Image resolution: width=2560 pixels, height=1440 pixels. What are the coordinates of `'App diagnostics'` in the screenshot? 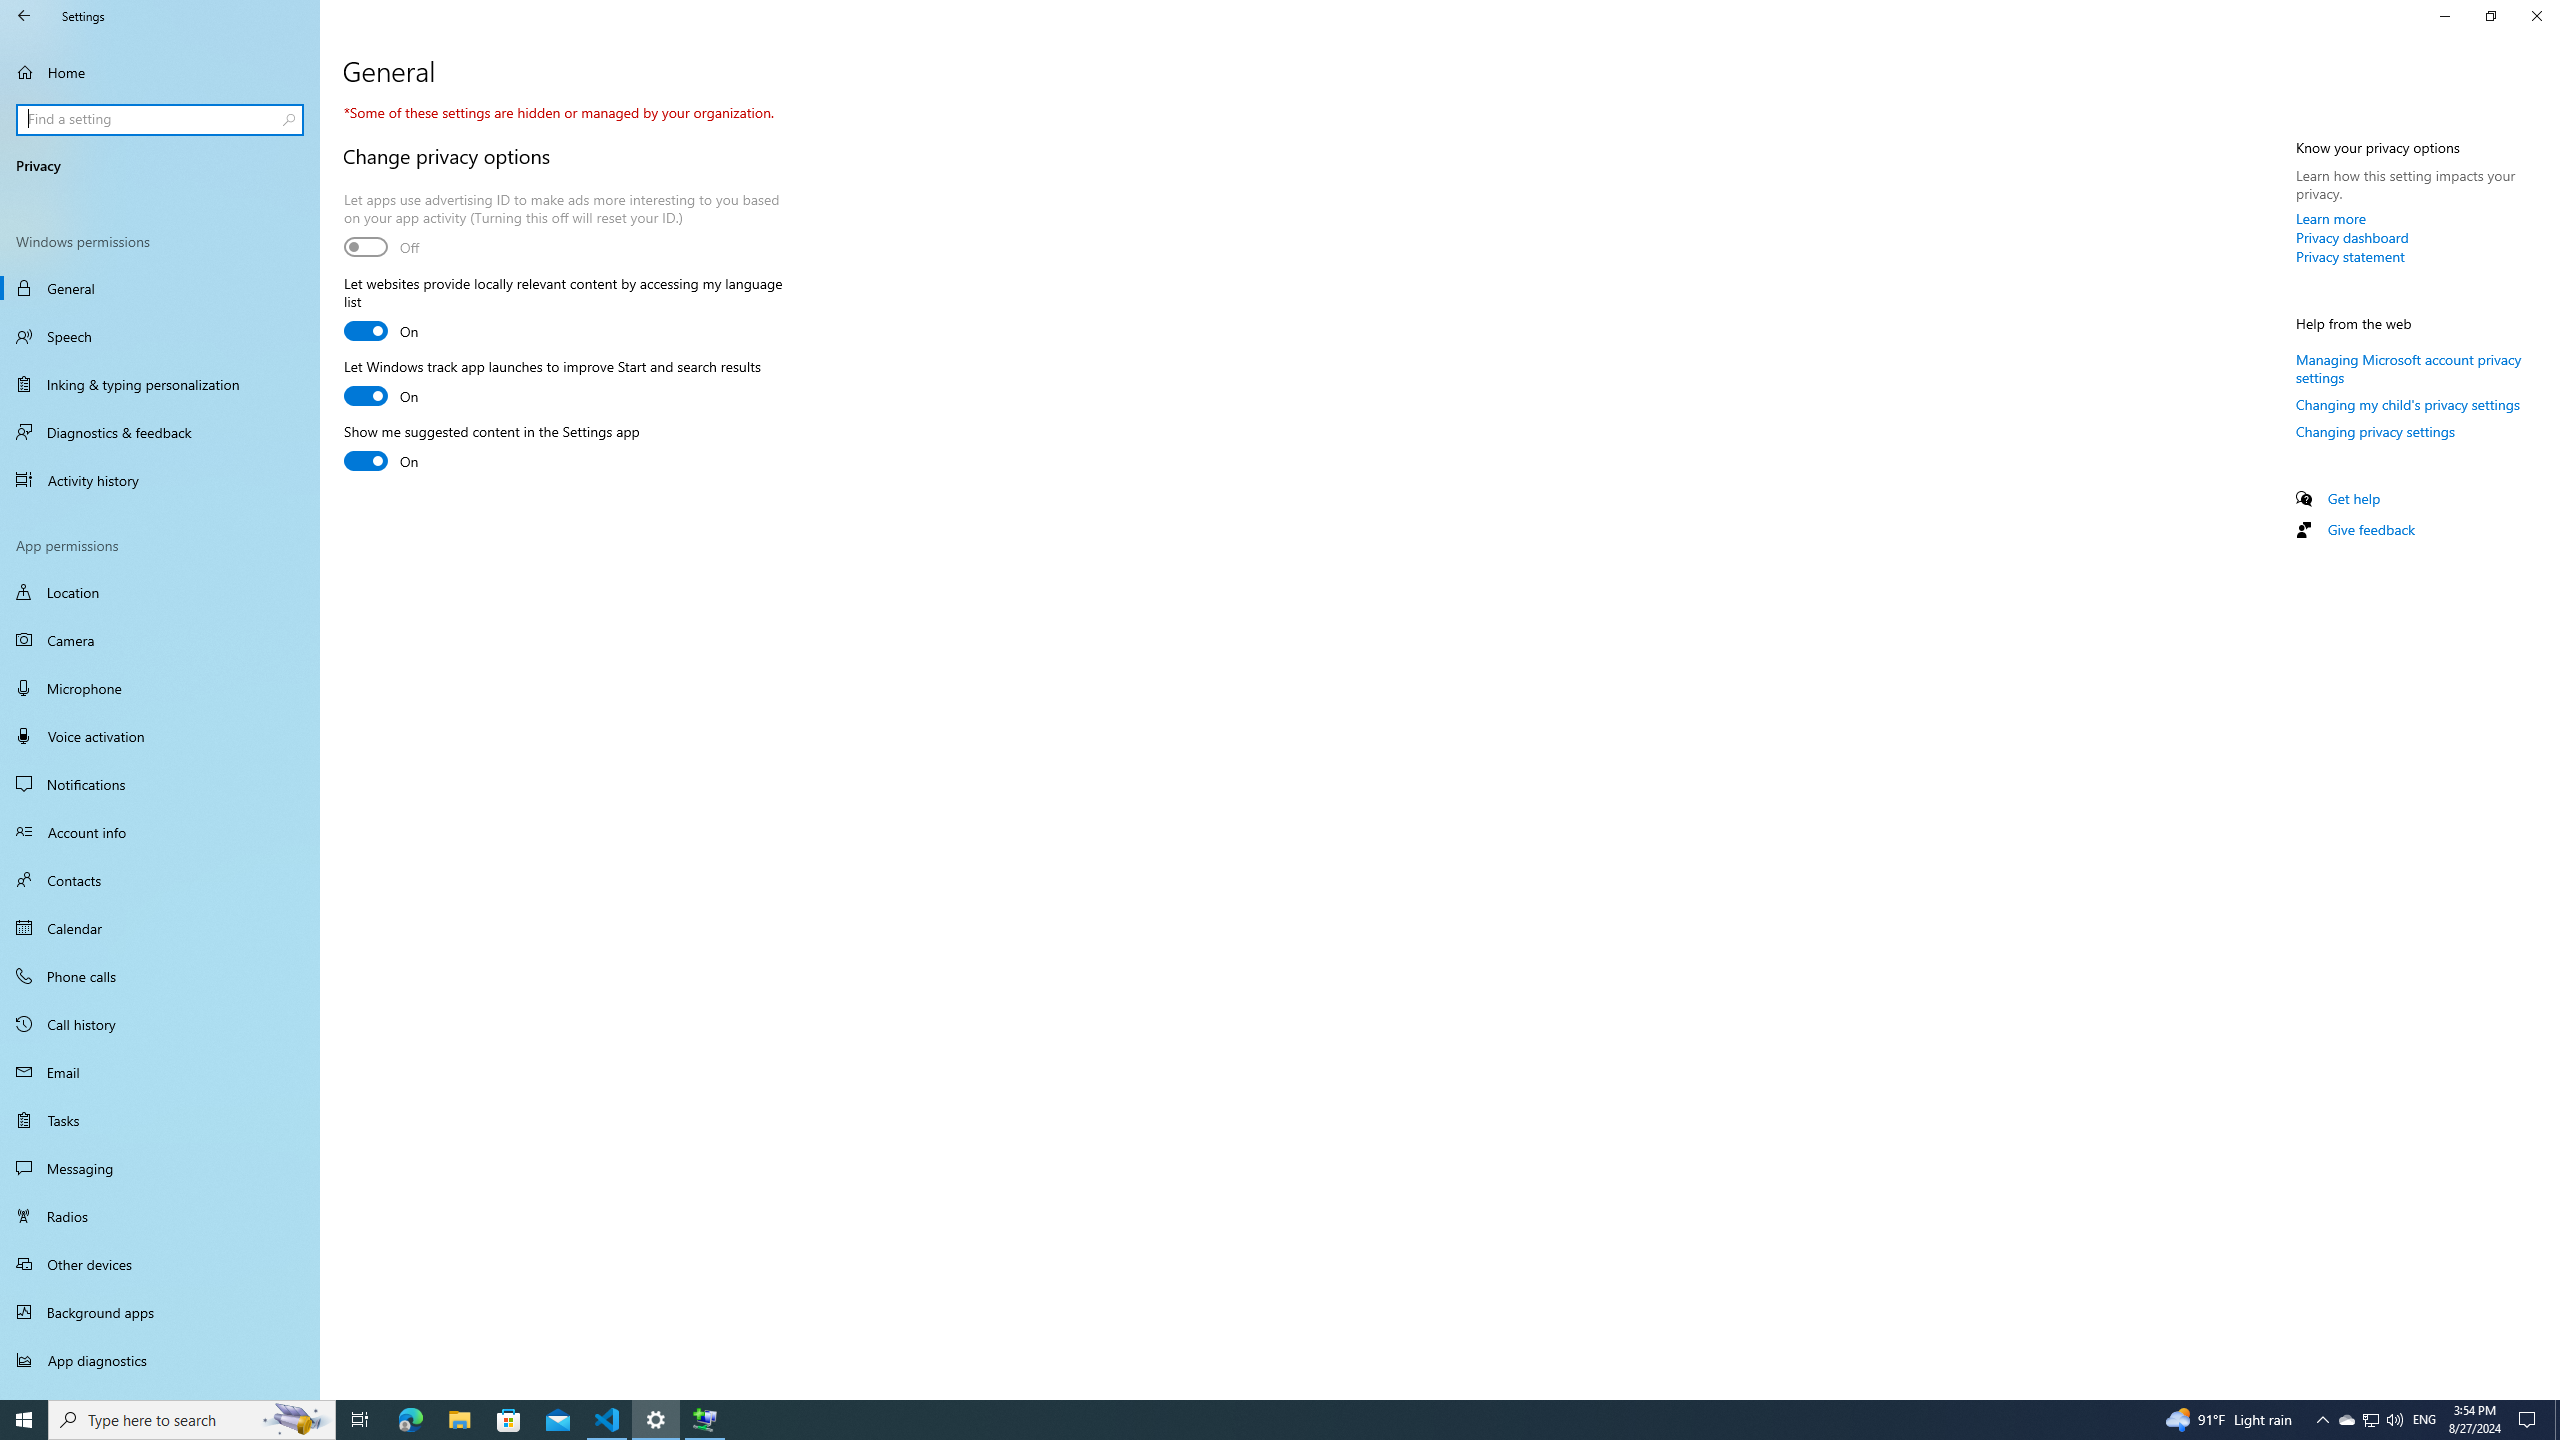 It's located at (159, 1359).